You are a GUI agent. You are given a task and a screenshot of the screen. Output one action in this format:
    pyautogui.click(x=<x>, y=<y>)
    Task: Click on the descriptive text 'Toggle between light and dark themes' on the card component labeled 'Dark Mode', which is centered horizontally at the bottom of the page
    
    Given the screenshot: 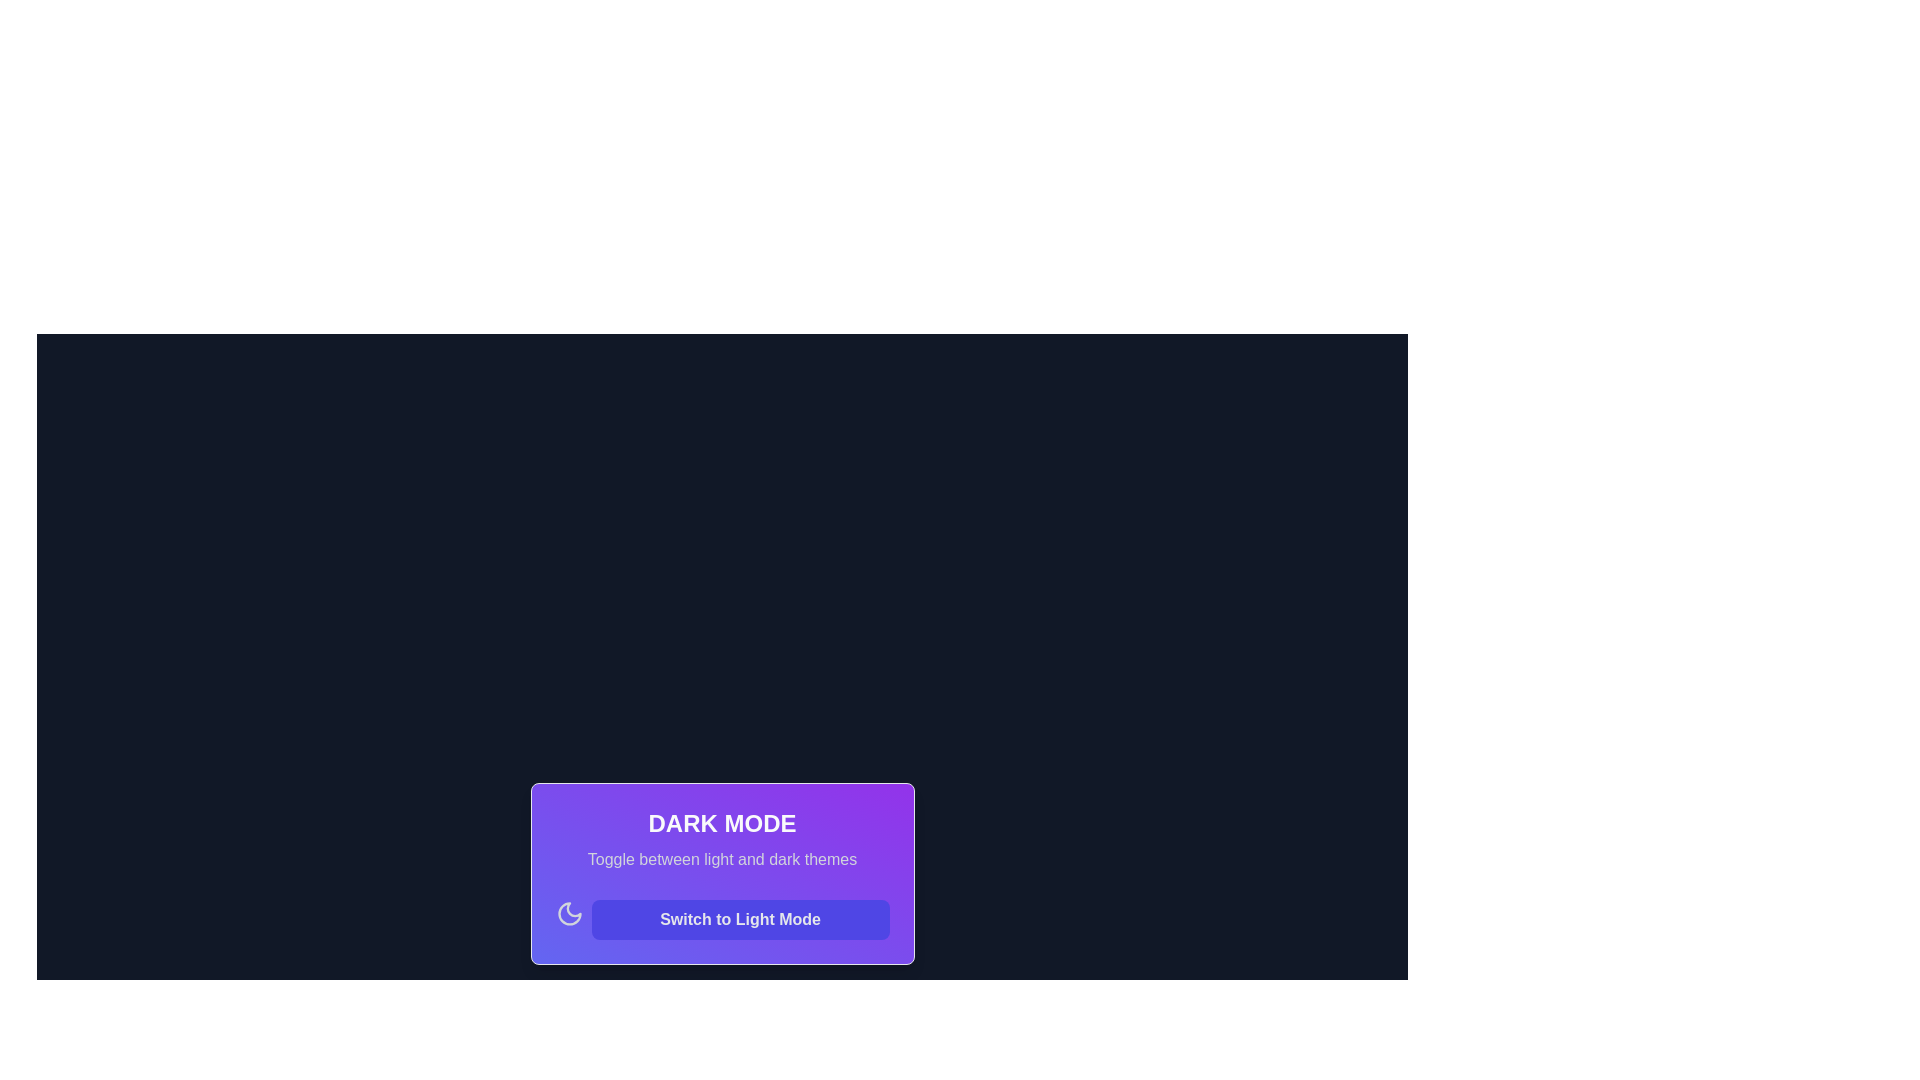 What is the action you would take?
    pyautogui.click(x=721, y=873)
    